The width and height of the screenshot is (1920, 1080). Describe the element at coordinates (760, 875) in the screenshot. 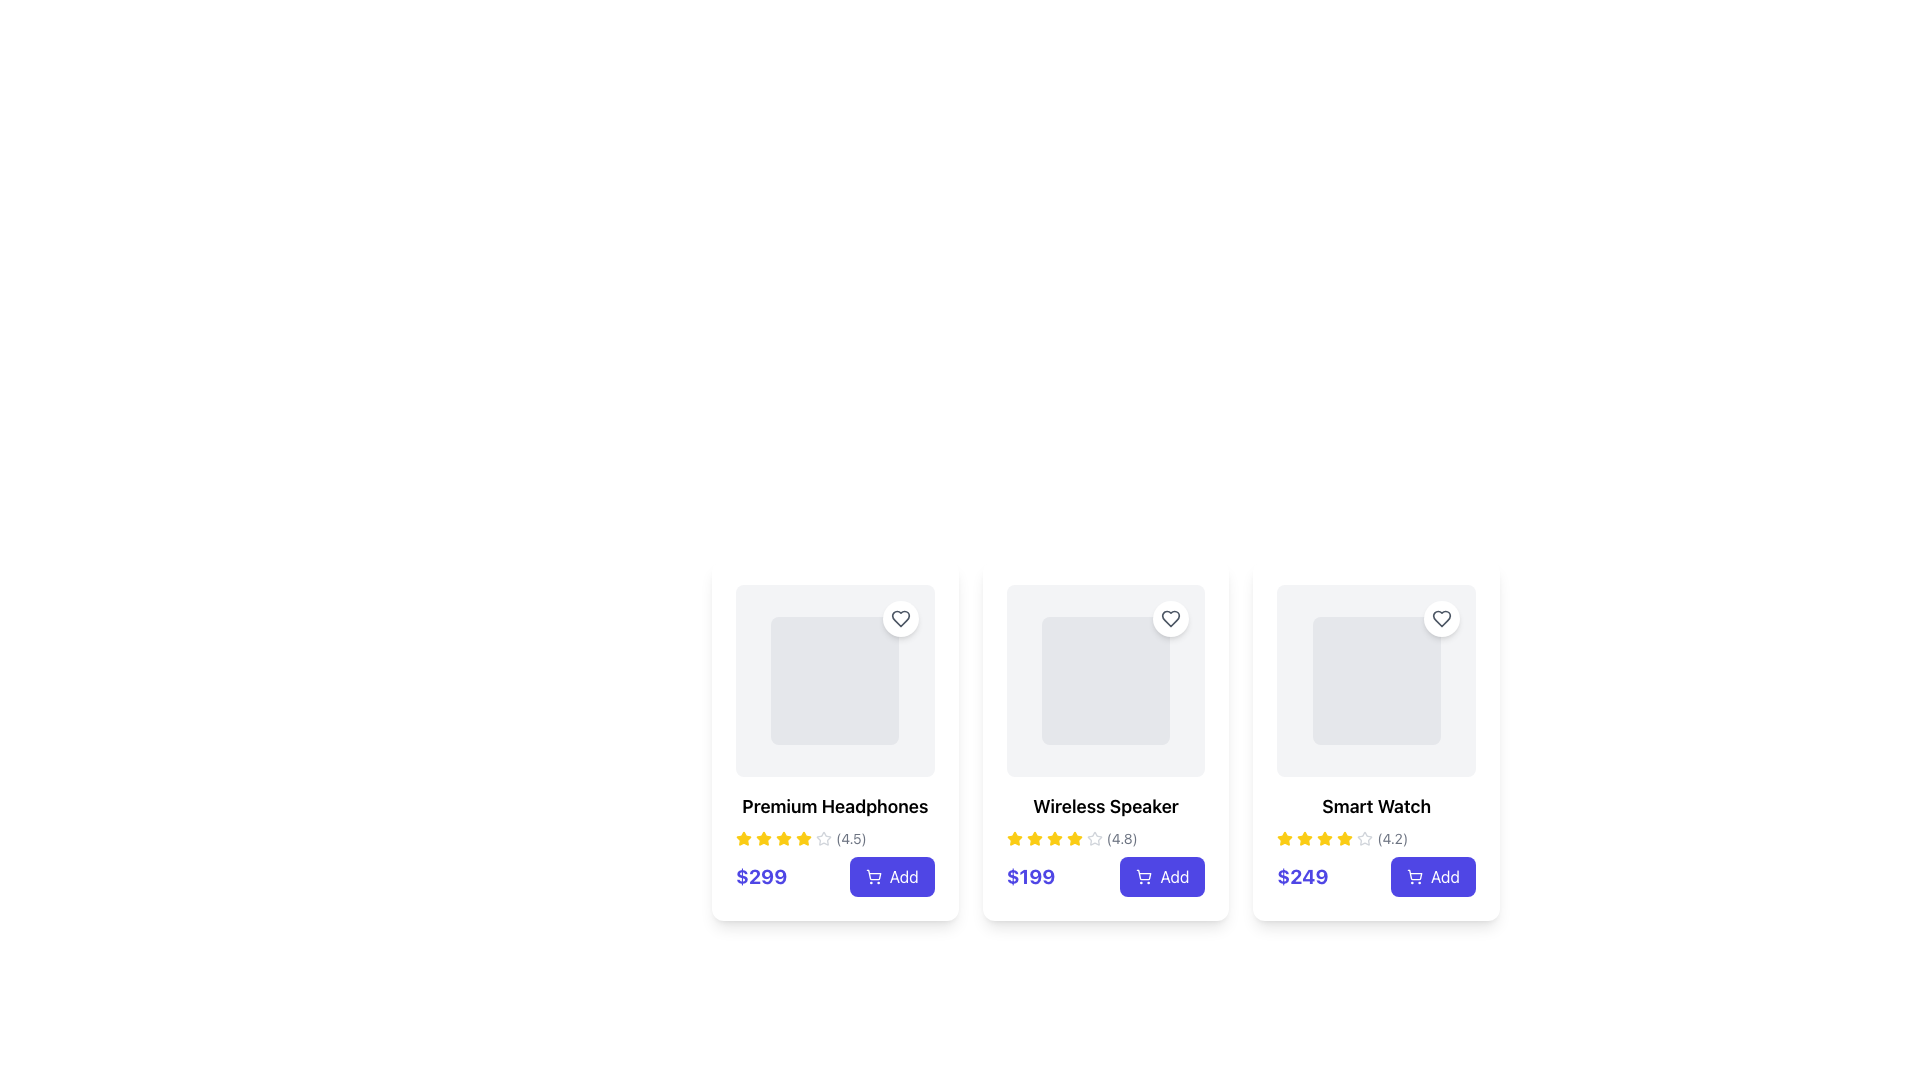

I see `the price Text label located on the left side of the 'Add' button in the leftmost product card` at that location.